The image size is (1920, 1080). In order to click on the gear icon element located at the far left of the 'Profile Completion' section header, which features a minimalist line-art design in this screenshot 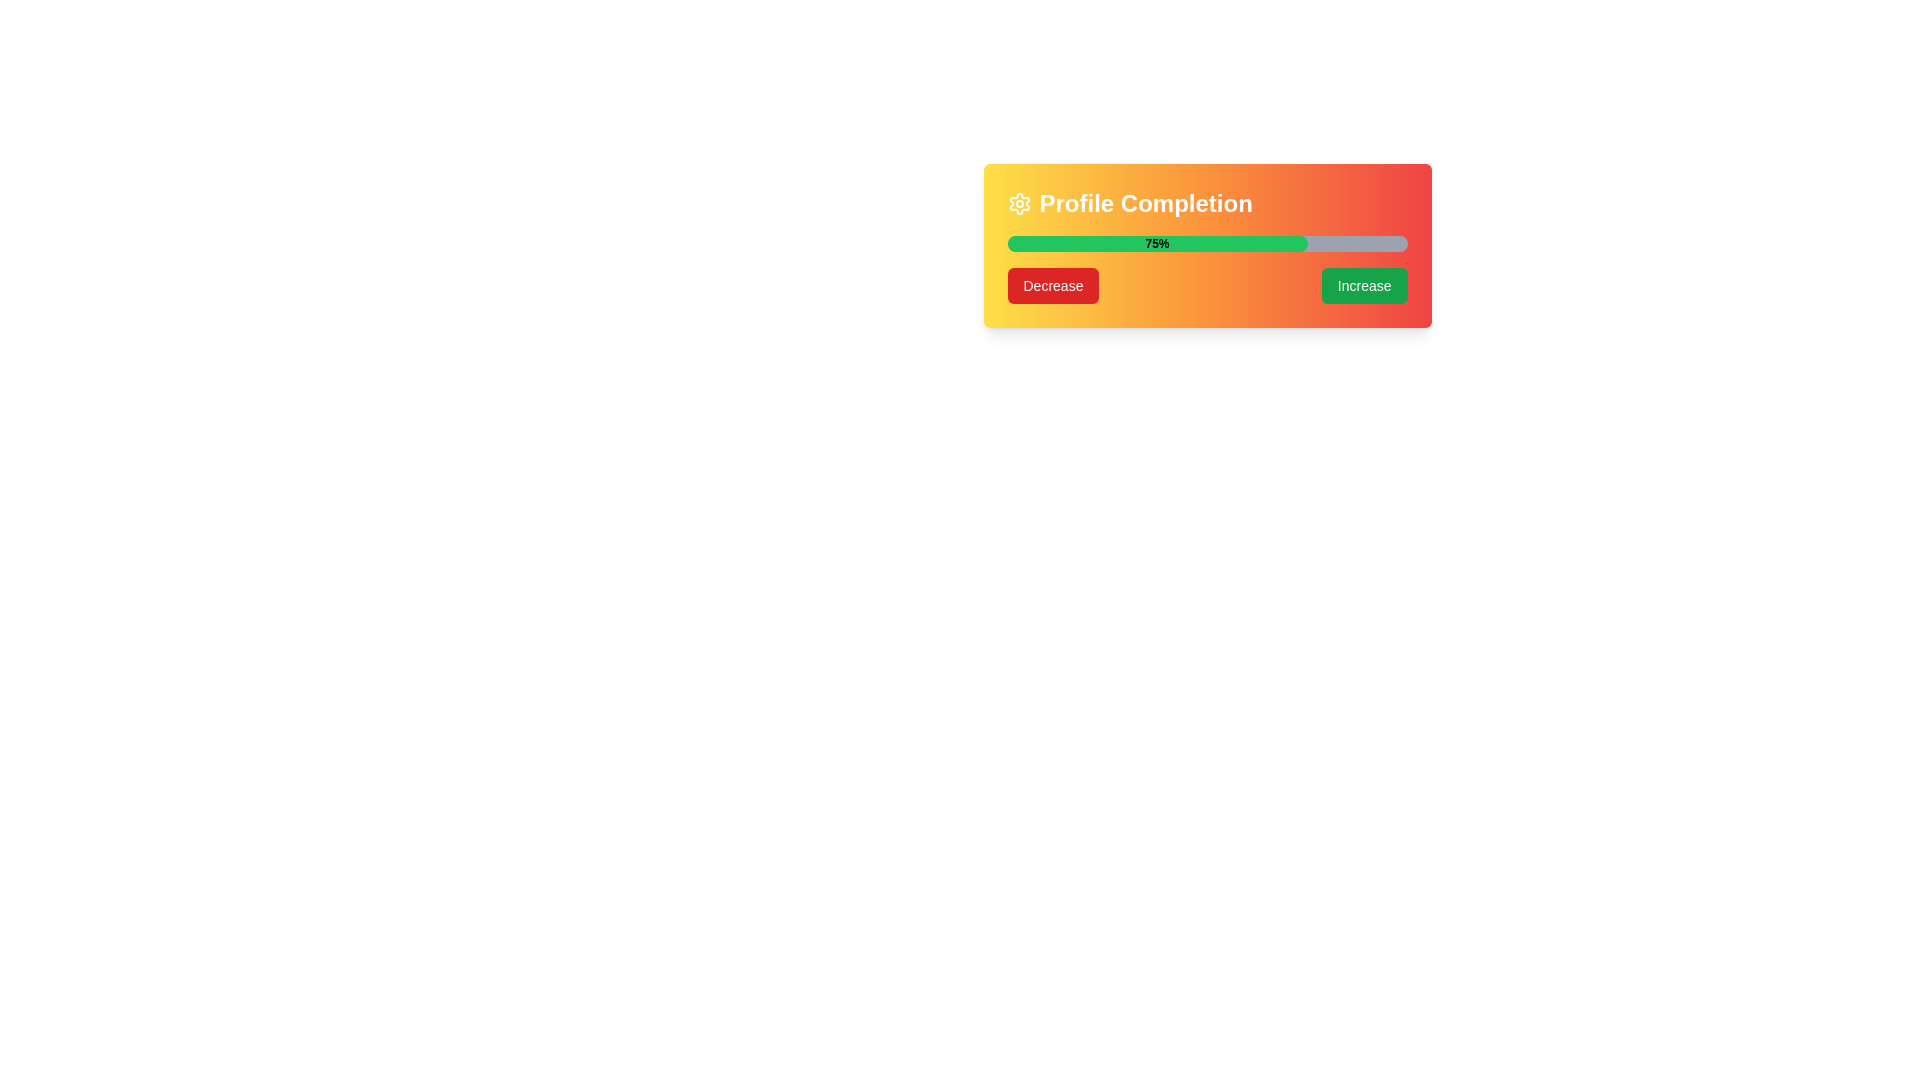, I will do `click(1019, 204)`.